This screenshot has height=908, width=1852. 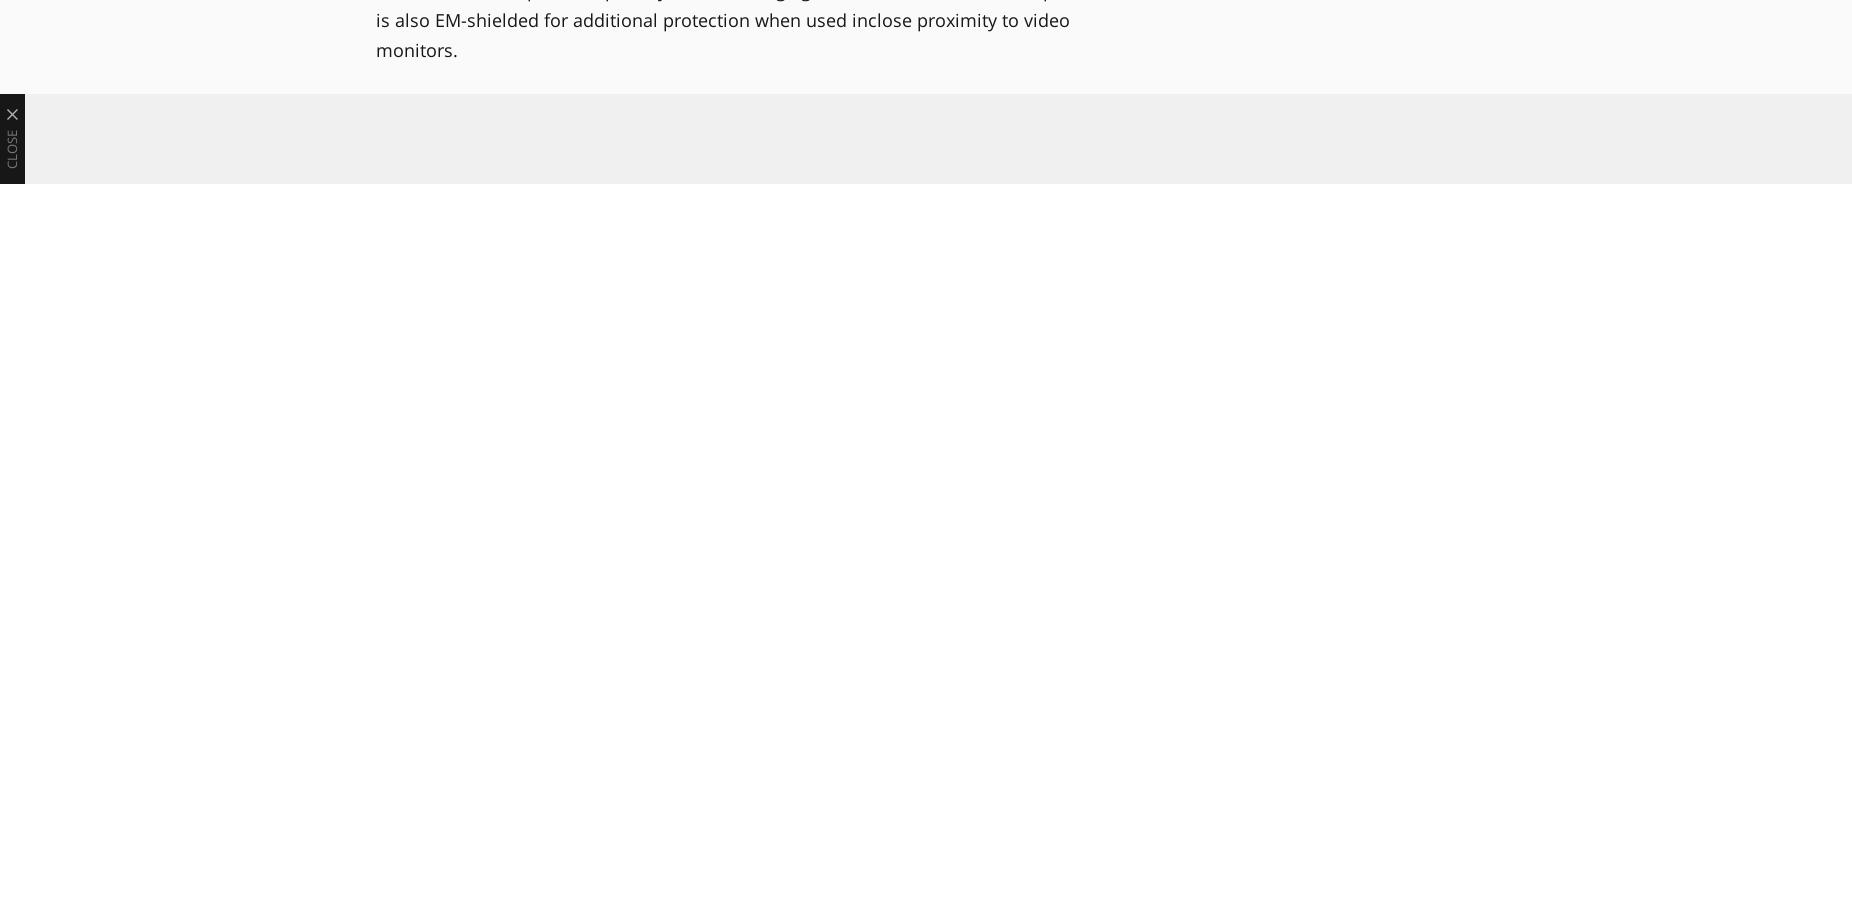 What do you see at coordinates (942, 846) in the screenshot?
I see `'Genelec To Bow Controller, Monitoring Platform at IBC Show'` at bounding box center [942, 846].